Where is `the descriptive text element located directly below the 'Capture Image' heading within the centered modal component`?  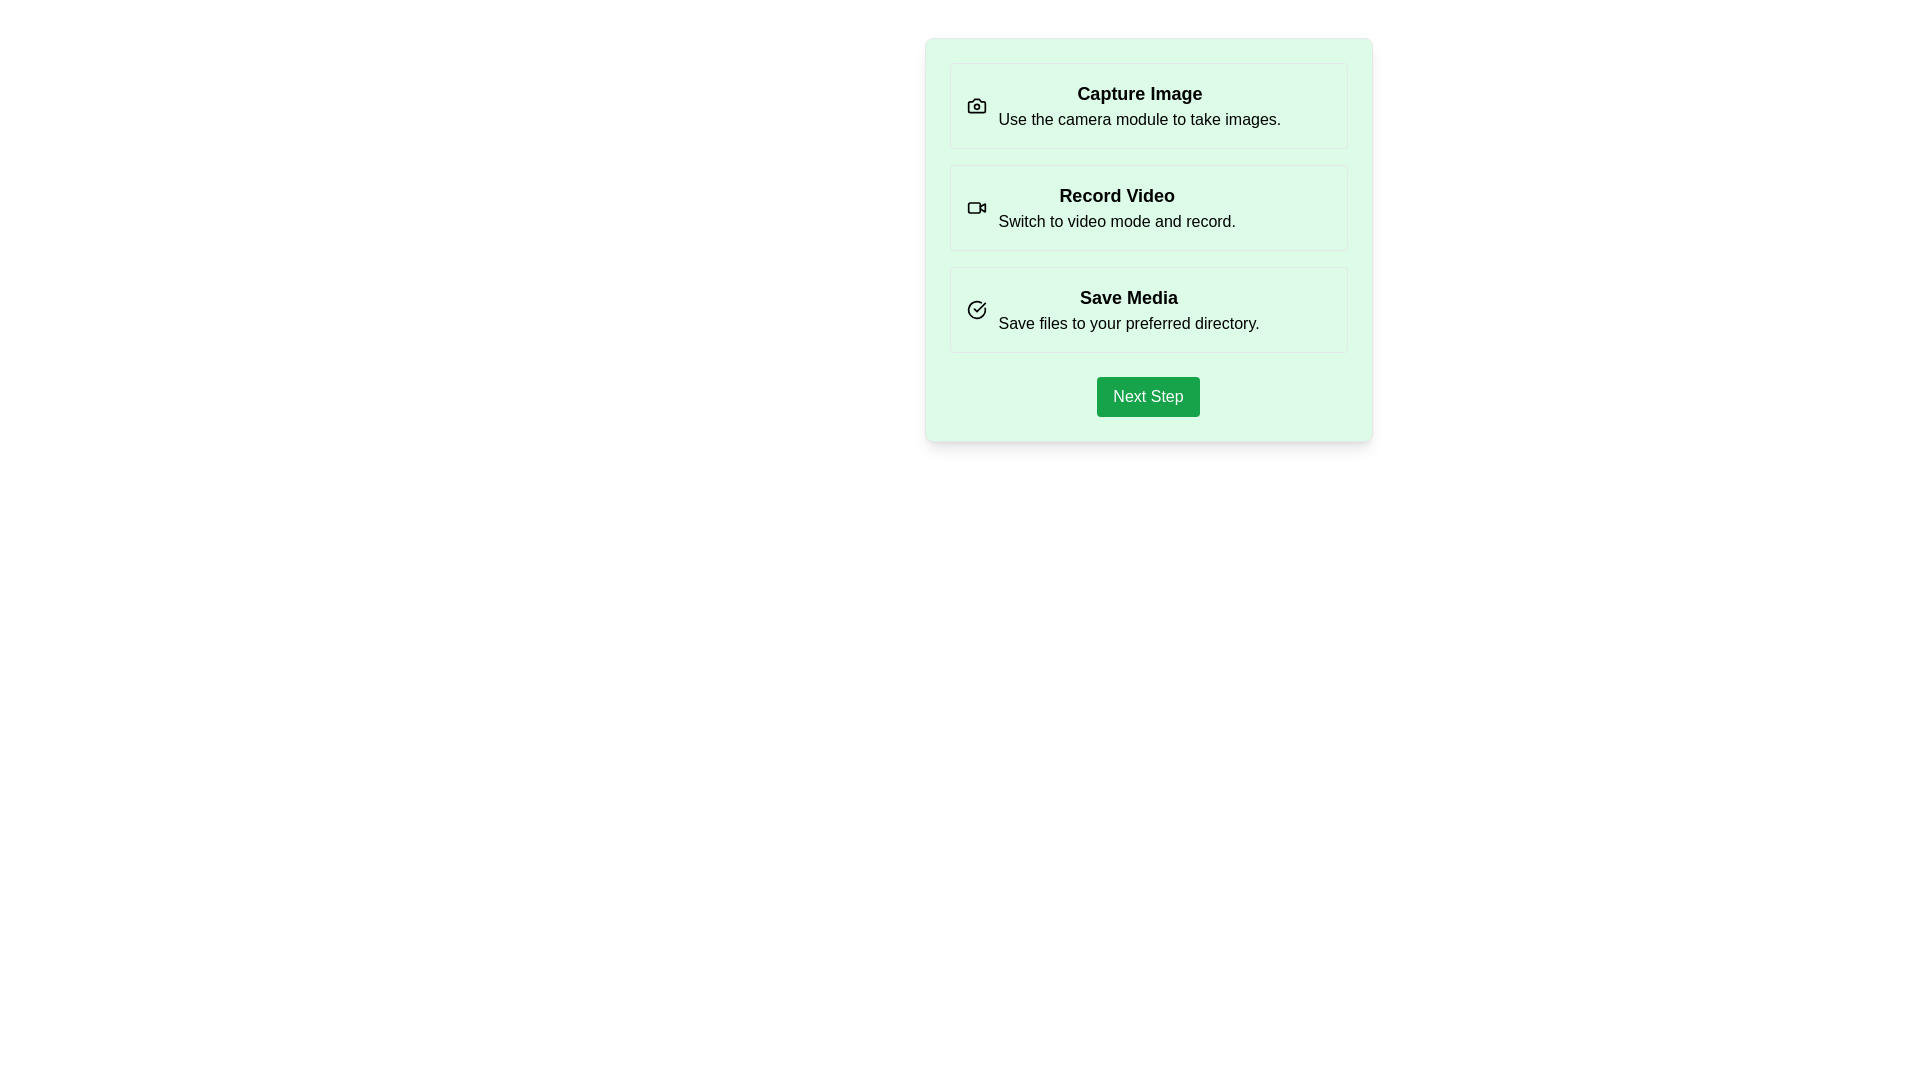 the descriptive text element located directly below the 'Capture Image' heading within the centered modal component is located at coordinates (1139, 119).